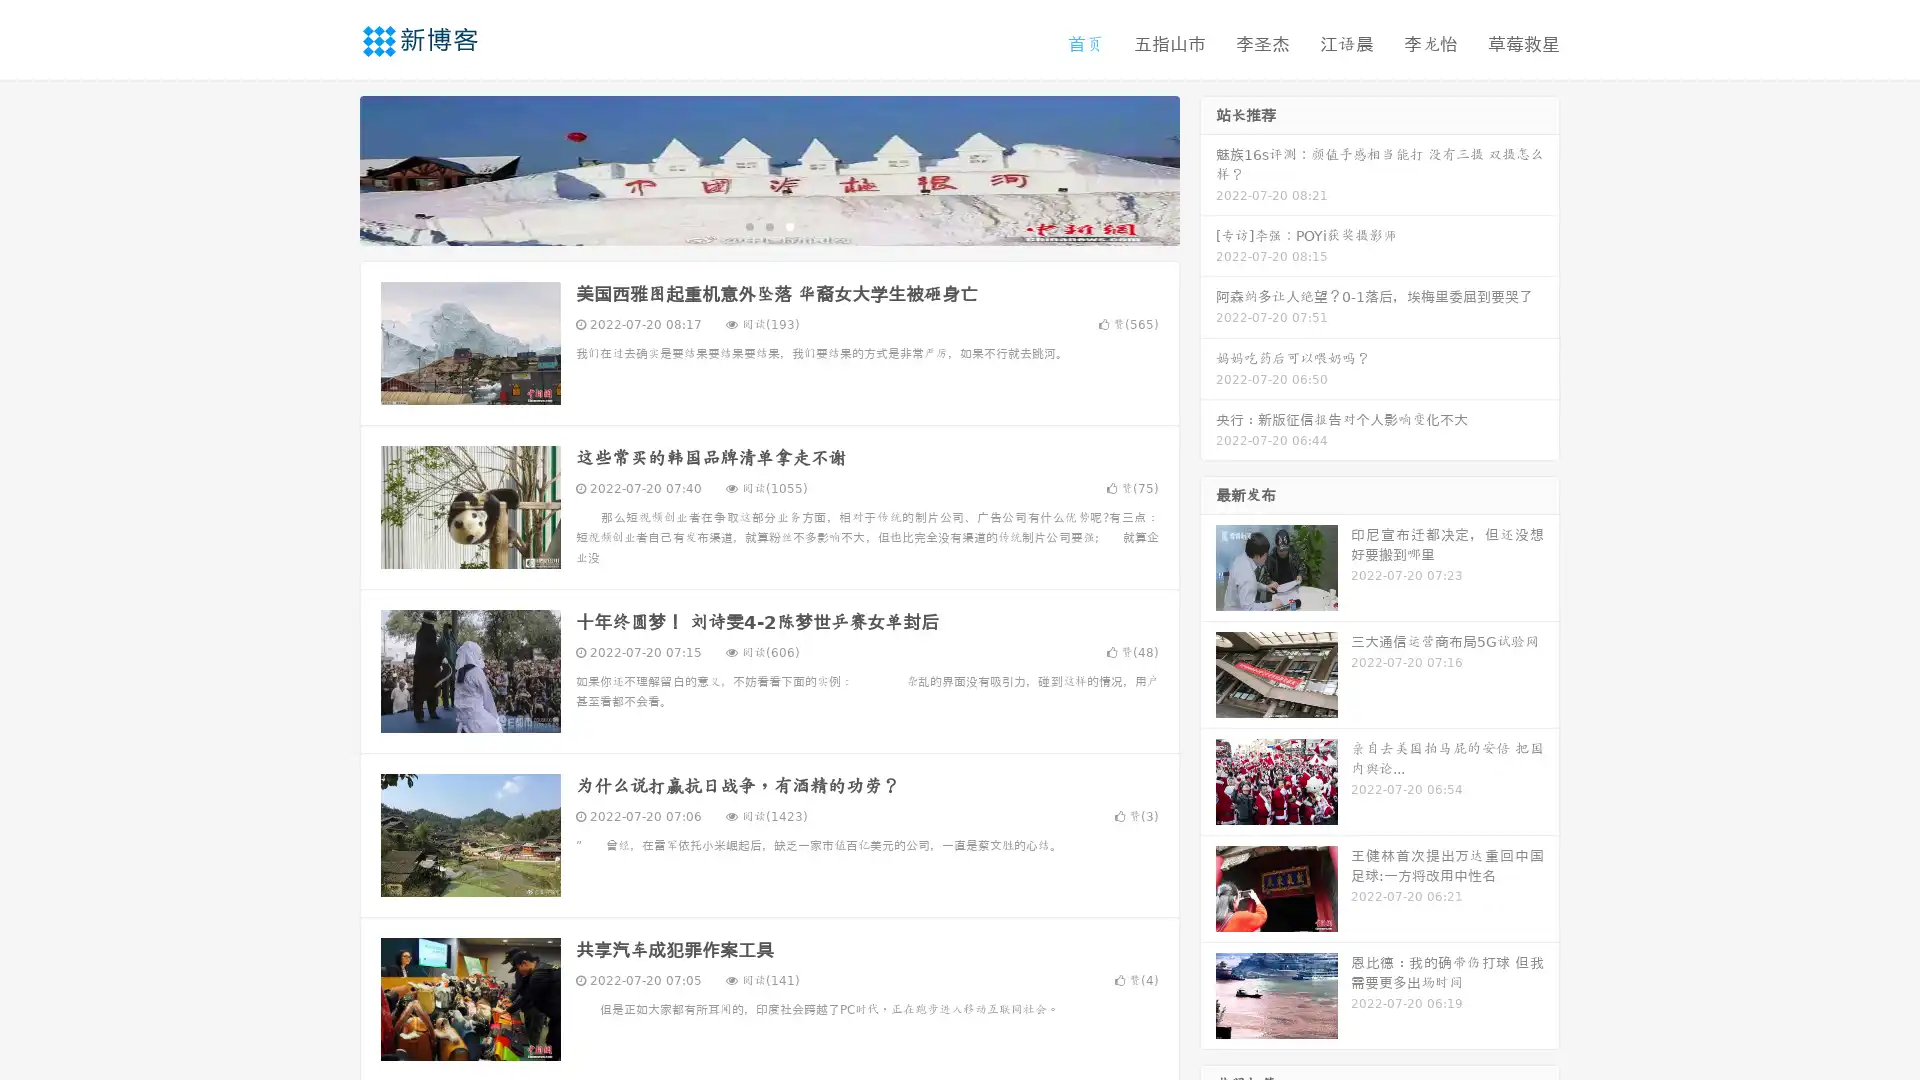 This screenshot has width=1920, height=1080. I want to click on Go to slide 1, so click(748, 225).